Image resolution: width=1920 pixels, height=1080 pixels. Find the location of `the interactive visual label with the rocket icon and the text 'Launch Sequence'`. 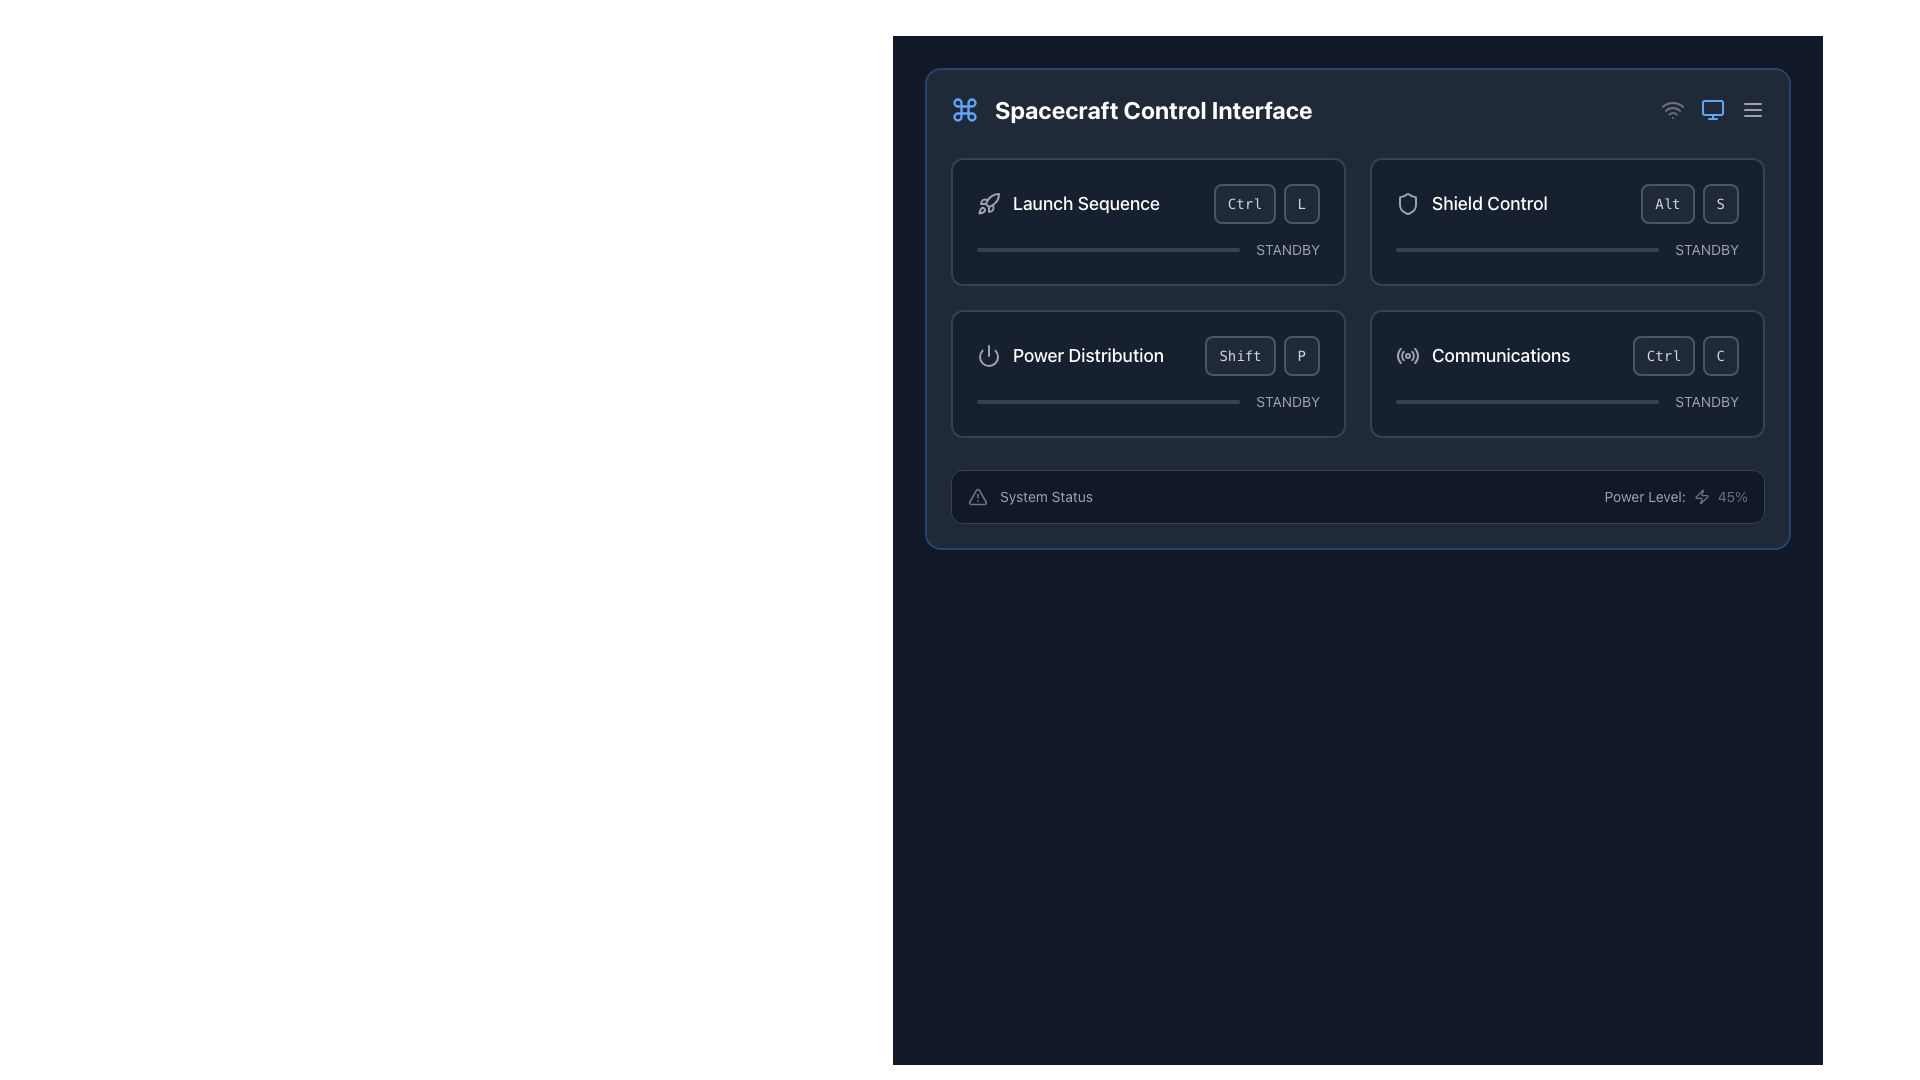

the interactive visual label with the rocket icon and the text 'Launch Sequence' is located at coordinates (1148, 204).